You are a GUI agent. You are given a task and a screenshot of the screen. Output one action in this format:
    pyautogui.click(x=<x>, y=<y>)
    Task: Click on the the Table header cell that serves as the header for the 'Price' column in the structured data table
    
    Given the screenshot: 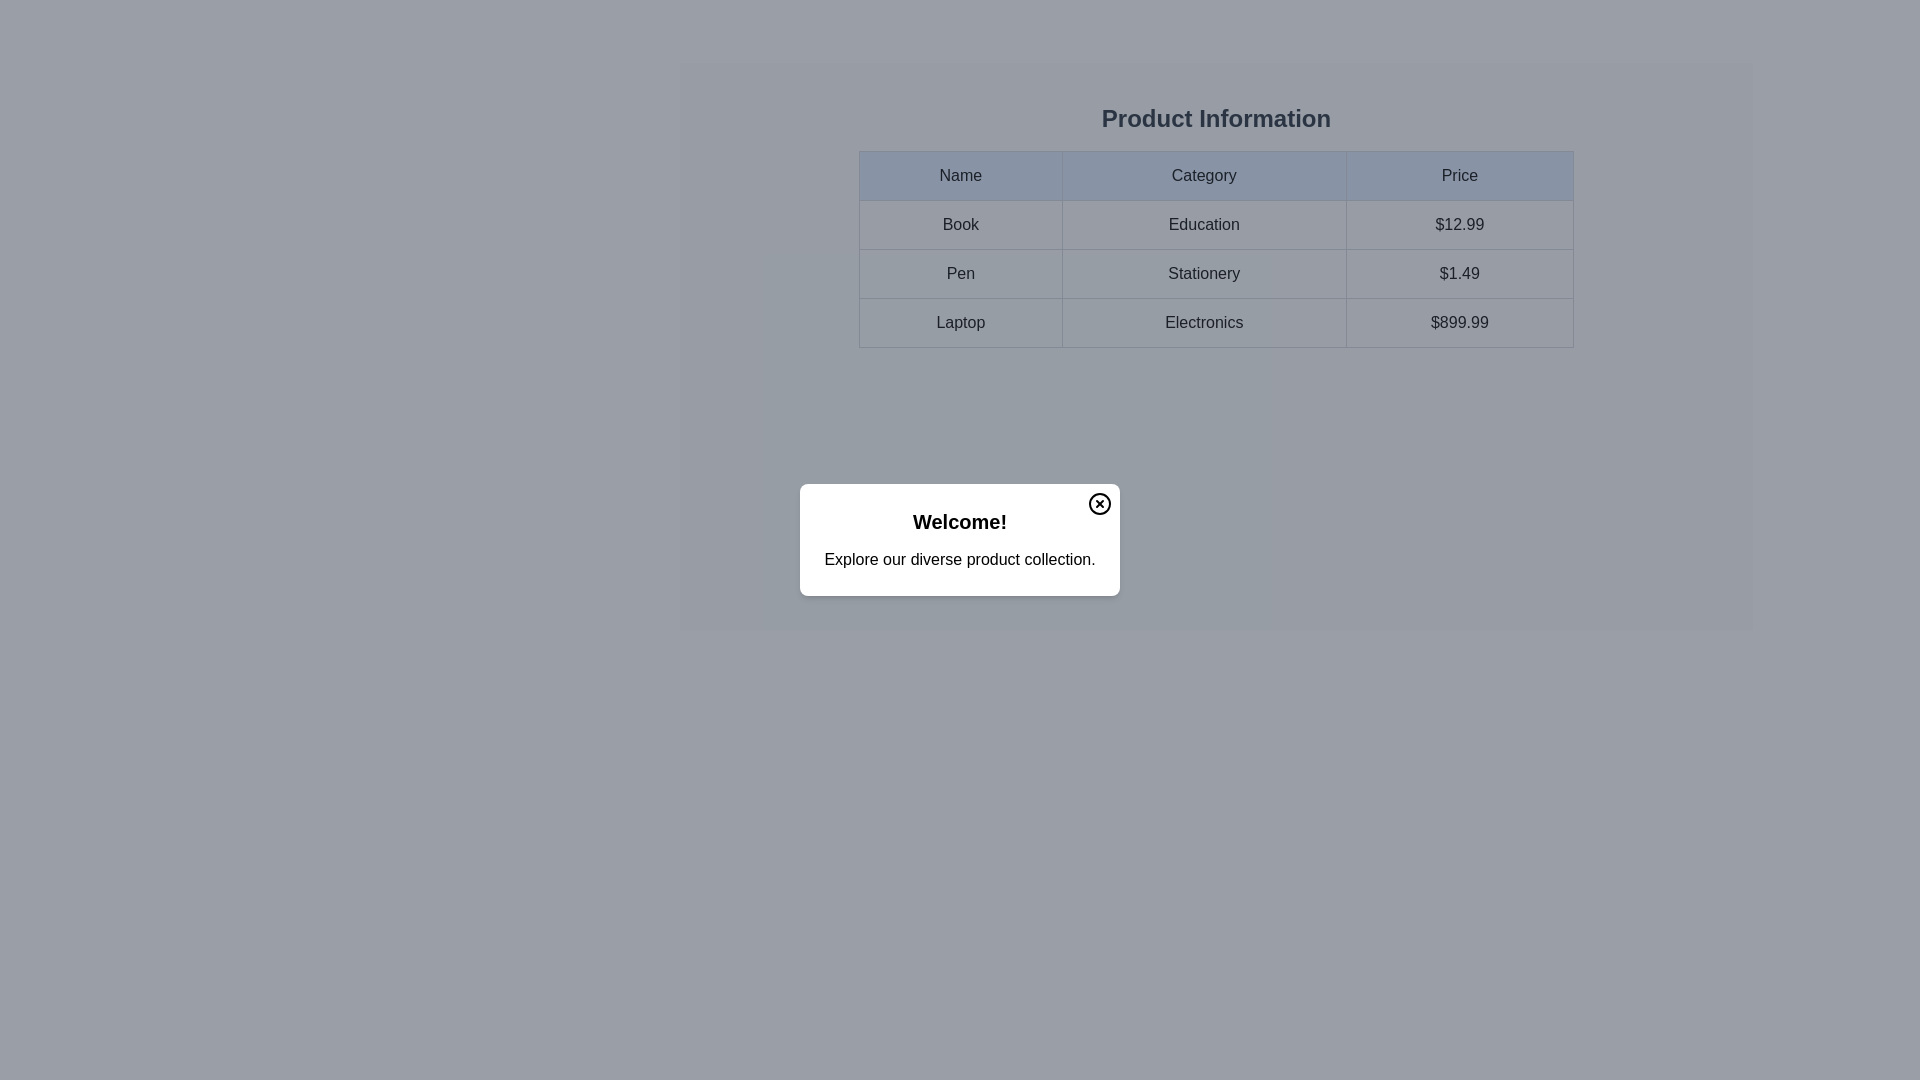 What is the action you would take?
    pyautogui.click(x=1459, y=175)
    